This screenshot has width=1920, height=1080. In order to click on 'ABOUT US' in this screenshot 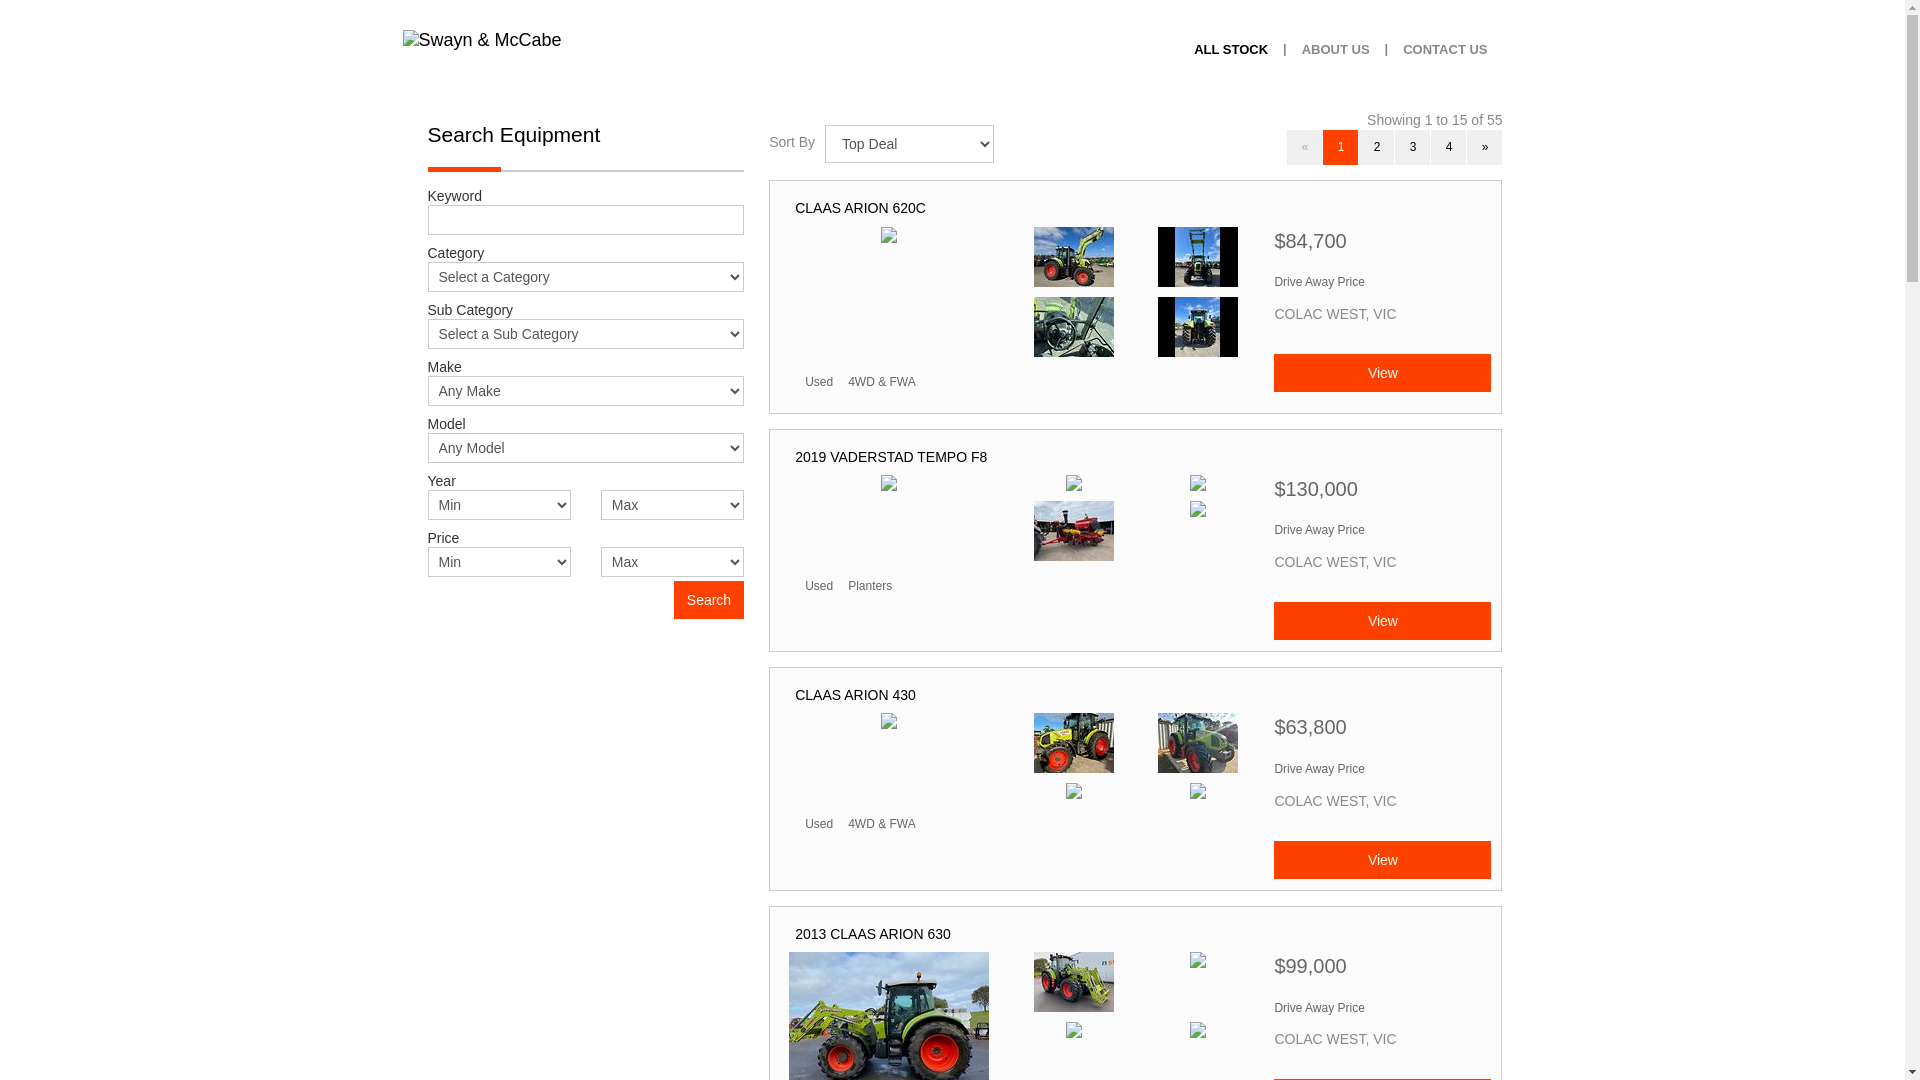, I will do `click(1335, 49)`.